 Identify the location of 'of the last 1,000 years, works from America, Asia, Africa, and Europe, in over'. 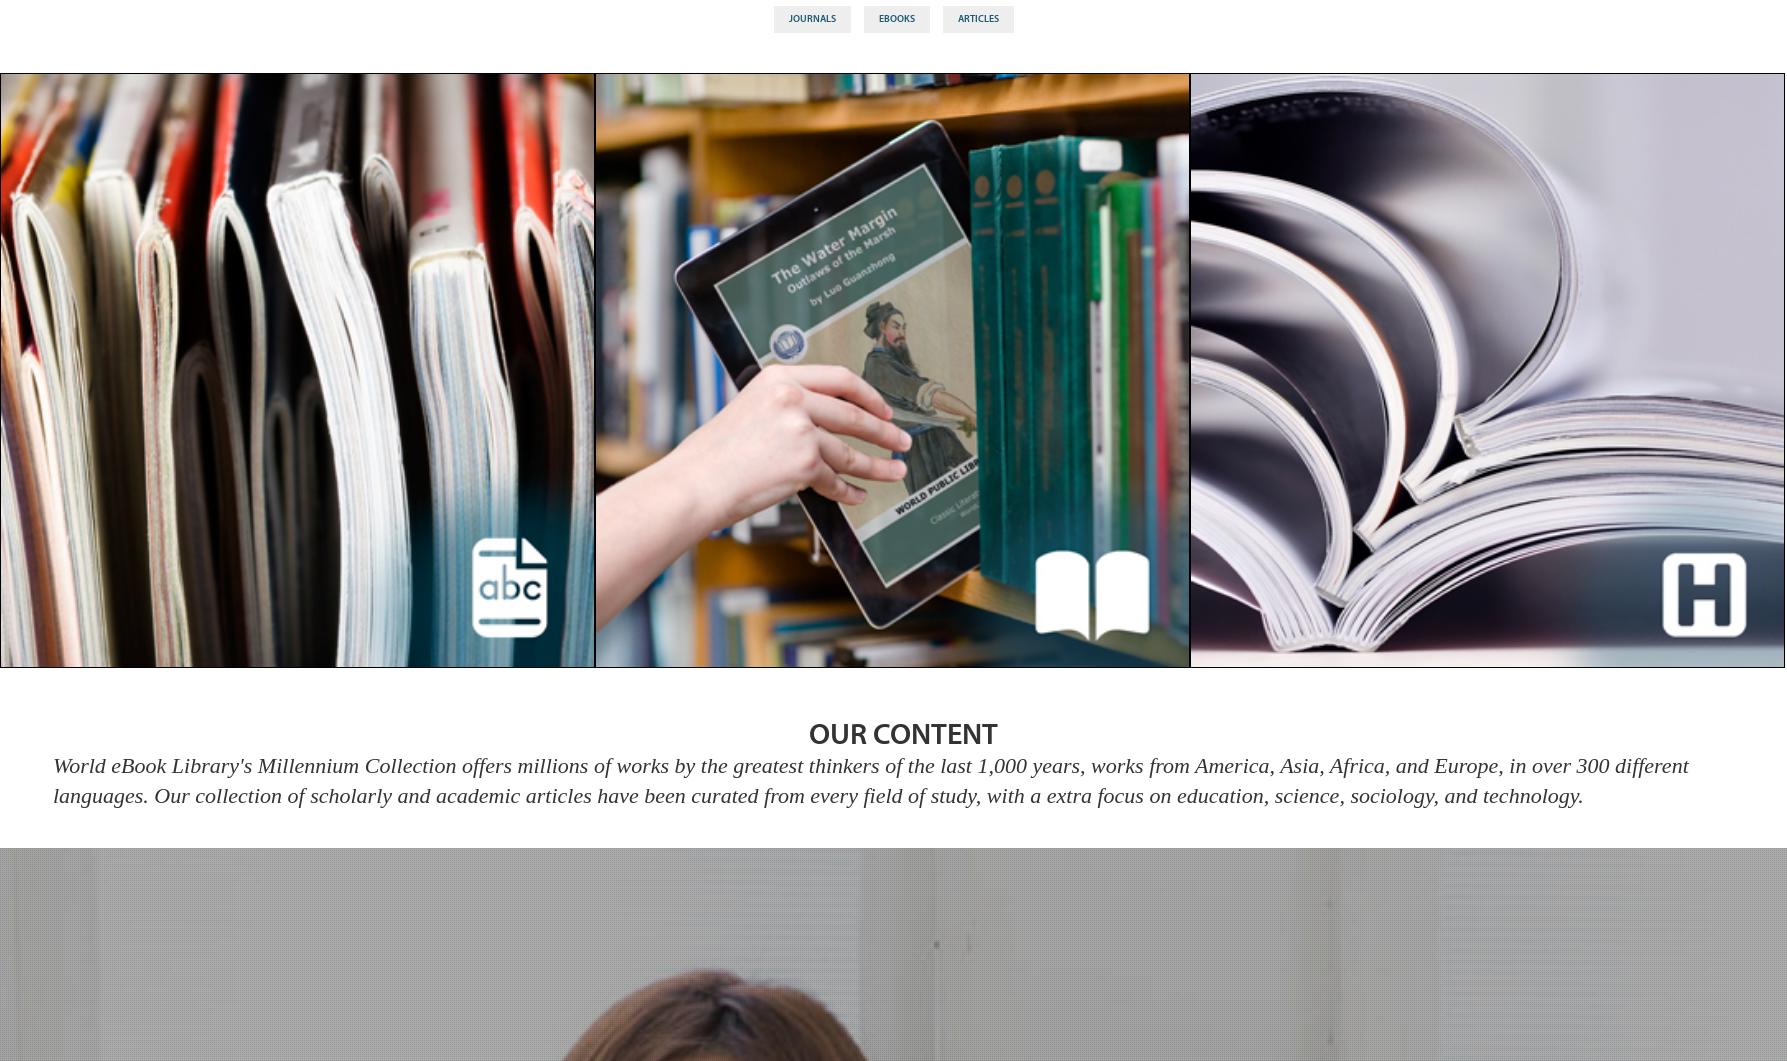
(1227, 764).